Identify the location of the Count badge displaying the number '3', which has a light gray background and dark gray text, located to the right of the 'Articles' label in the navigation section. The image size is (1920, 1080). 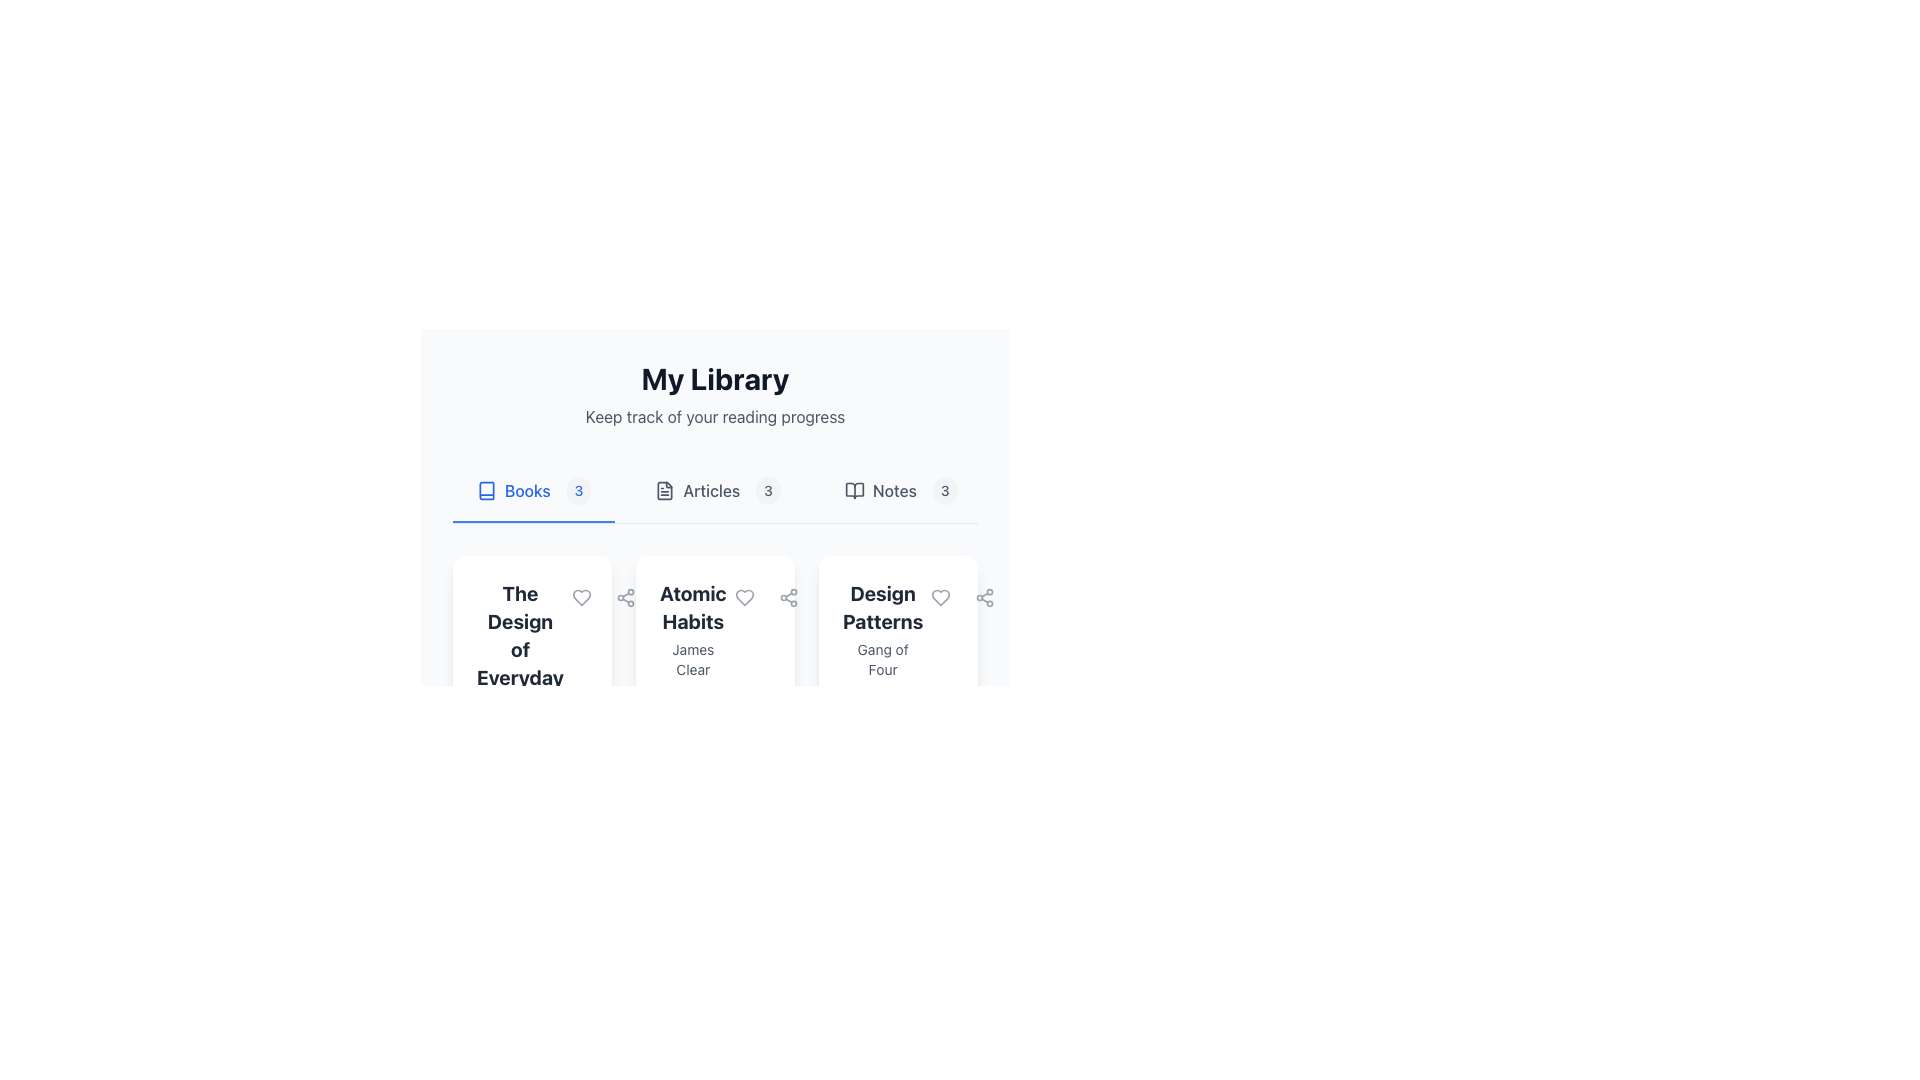
(767, 490).